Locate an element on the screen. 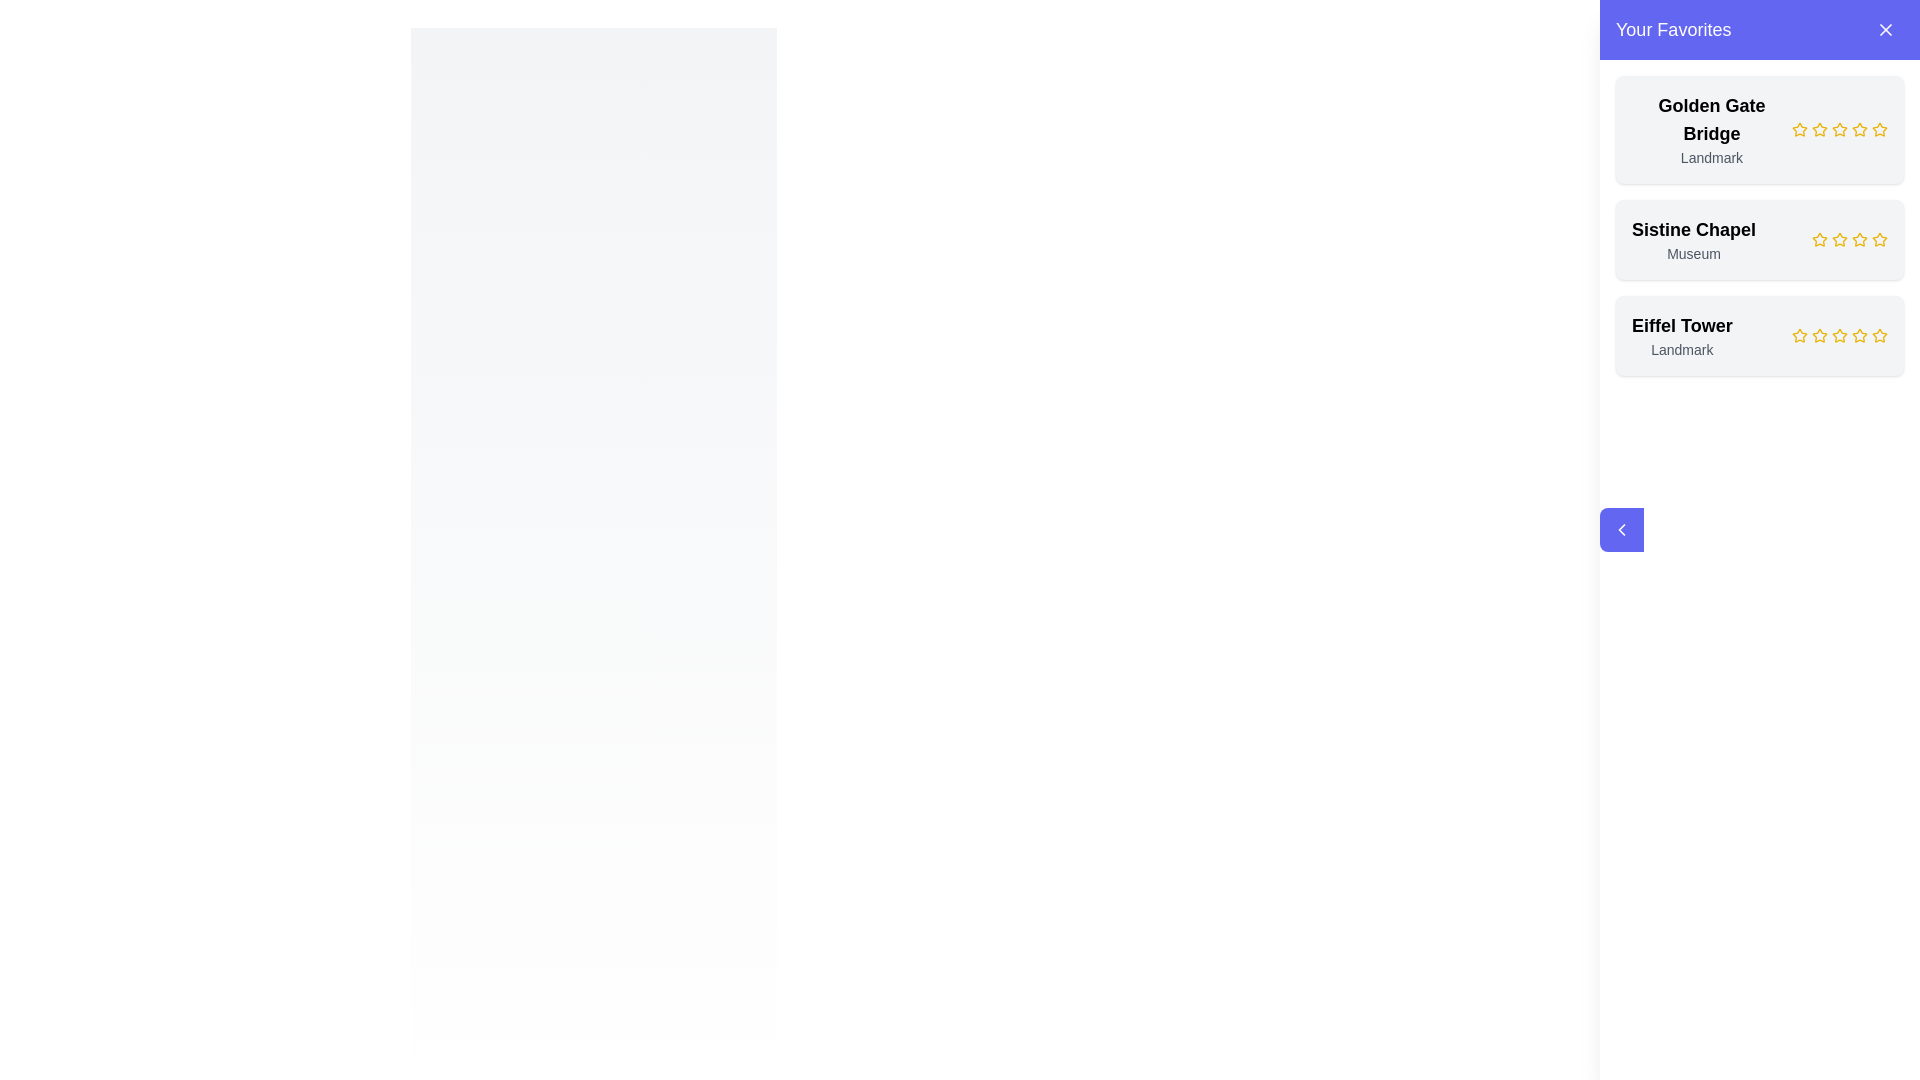 The width and height of the screenshot is (1920, 1080). the fifth clickable star icon in the rating row for the item 'Sistine Chapel' in the 'Your Favorites' section is located at coordinates (1879, 238).